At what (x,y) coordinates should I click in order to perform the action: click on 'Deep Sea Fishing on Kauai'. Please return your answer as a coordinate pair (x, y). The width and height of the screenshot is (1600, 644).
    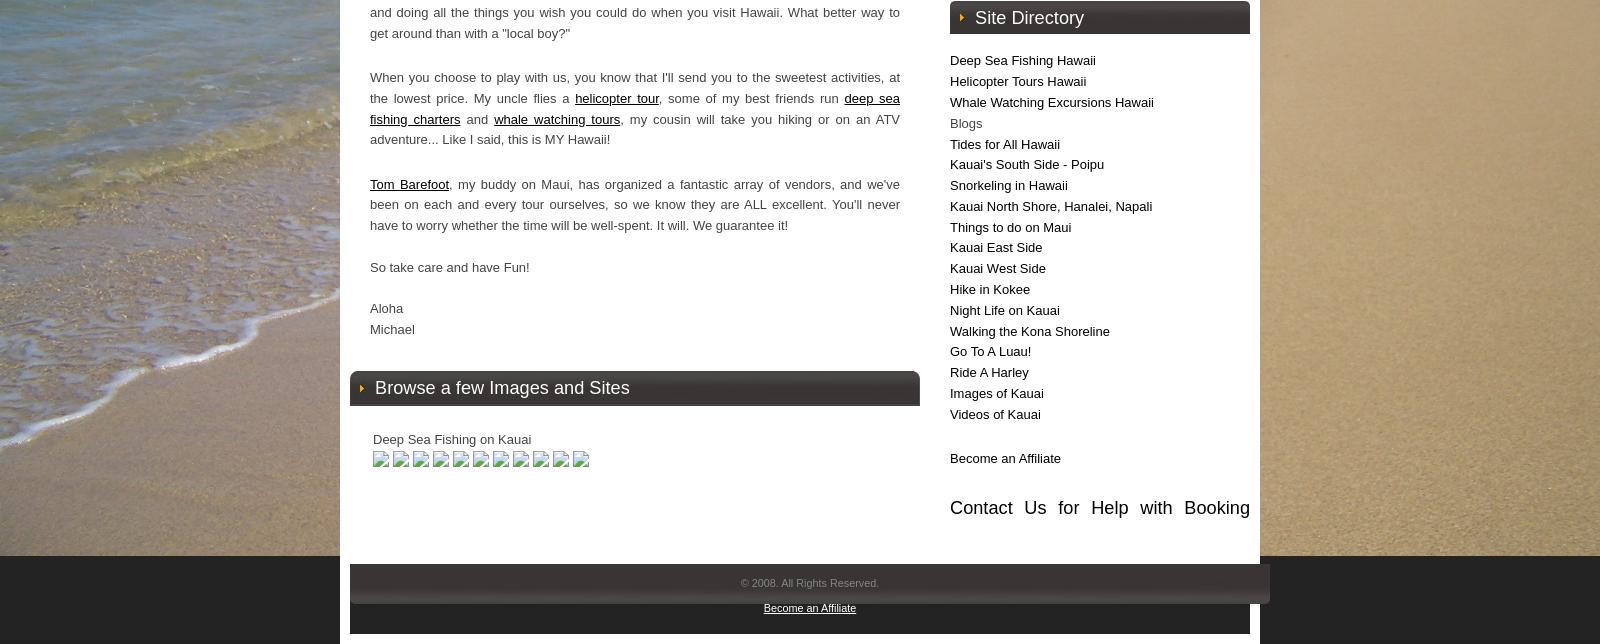
    Looking at the image, I should click on (450, 439).